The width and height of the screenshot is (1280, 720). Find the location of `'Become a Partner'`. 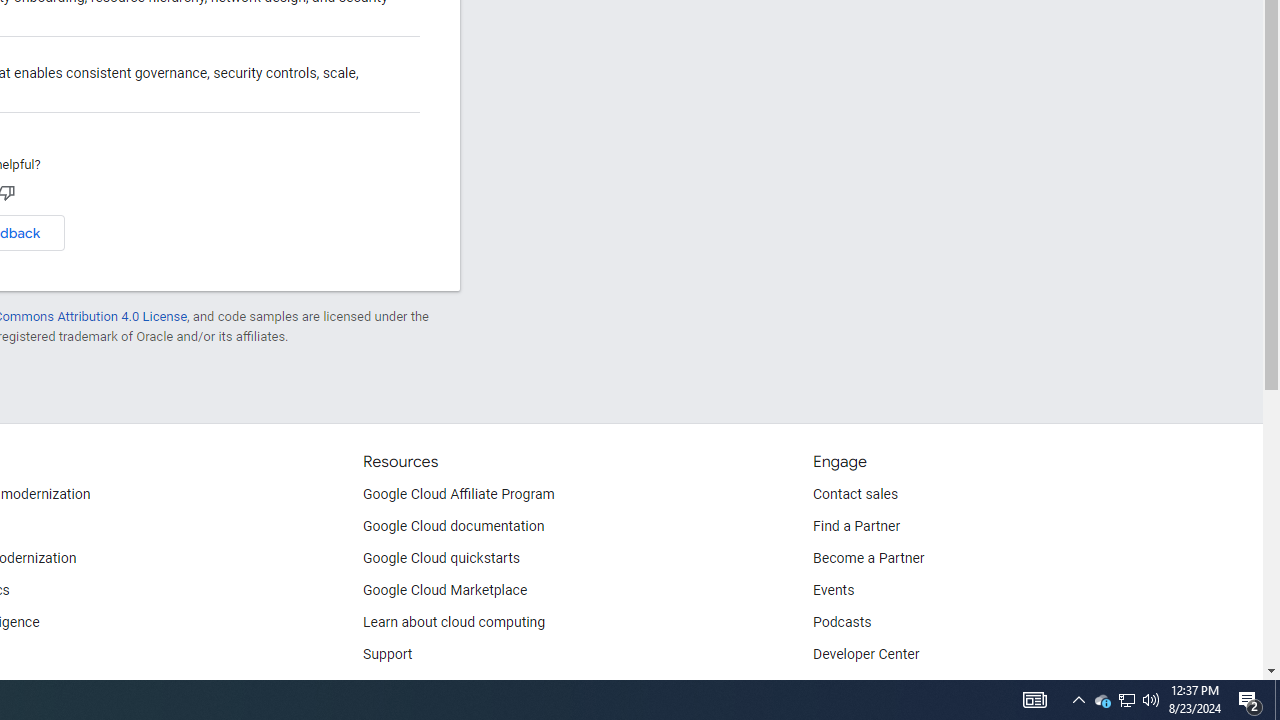

'Become a Partner' is located at coordinates (869, 559).